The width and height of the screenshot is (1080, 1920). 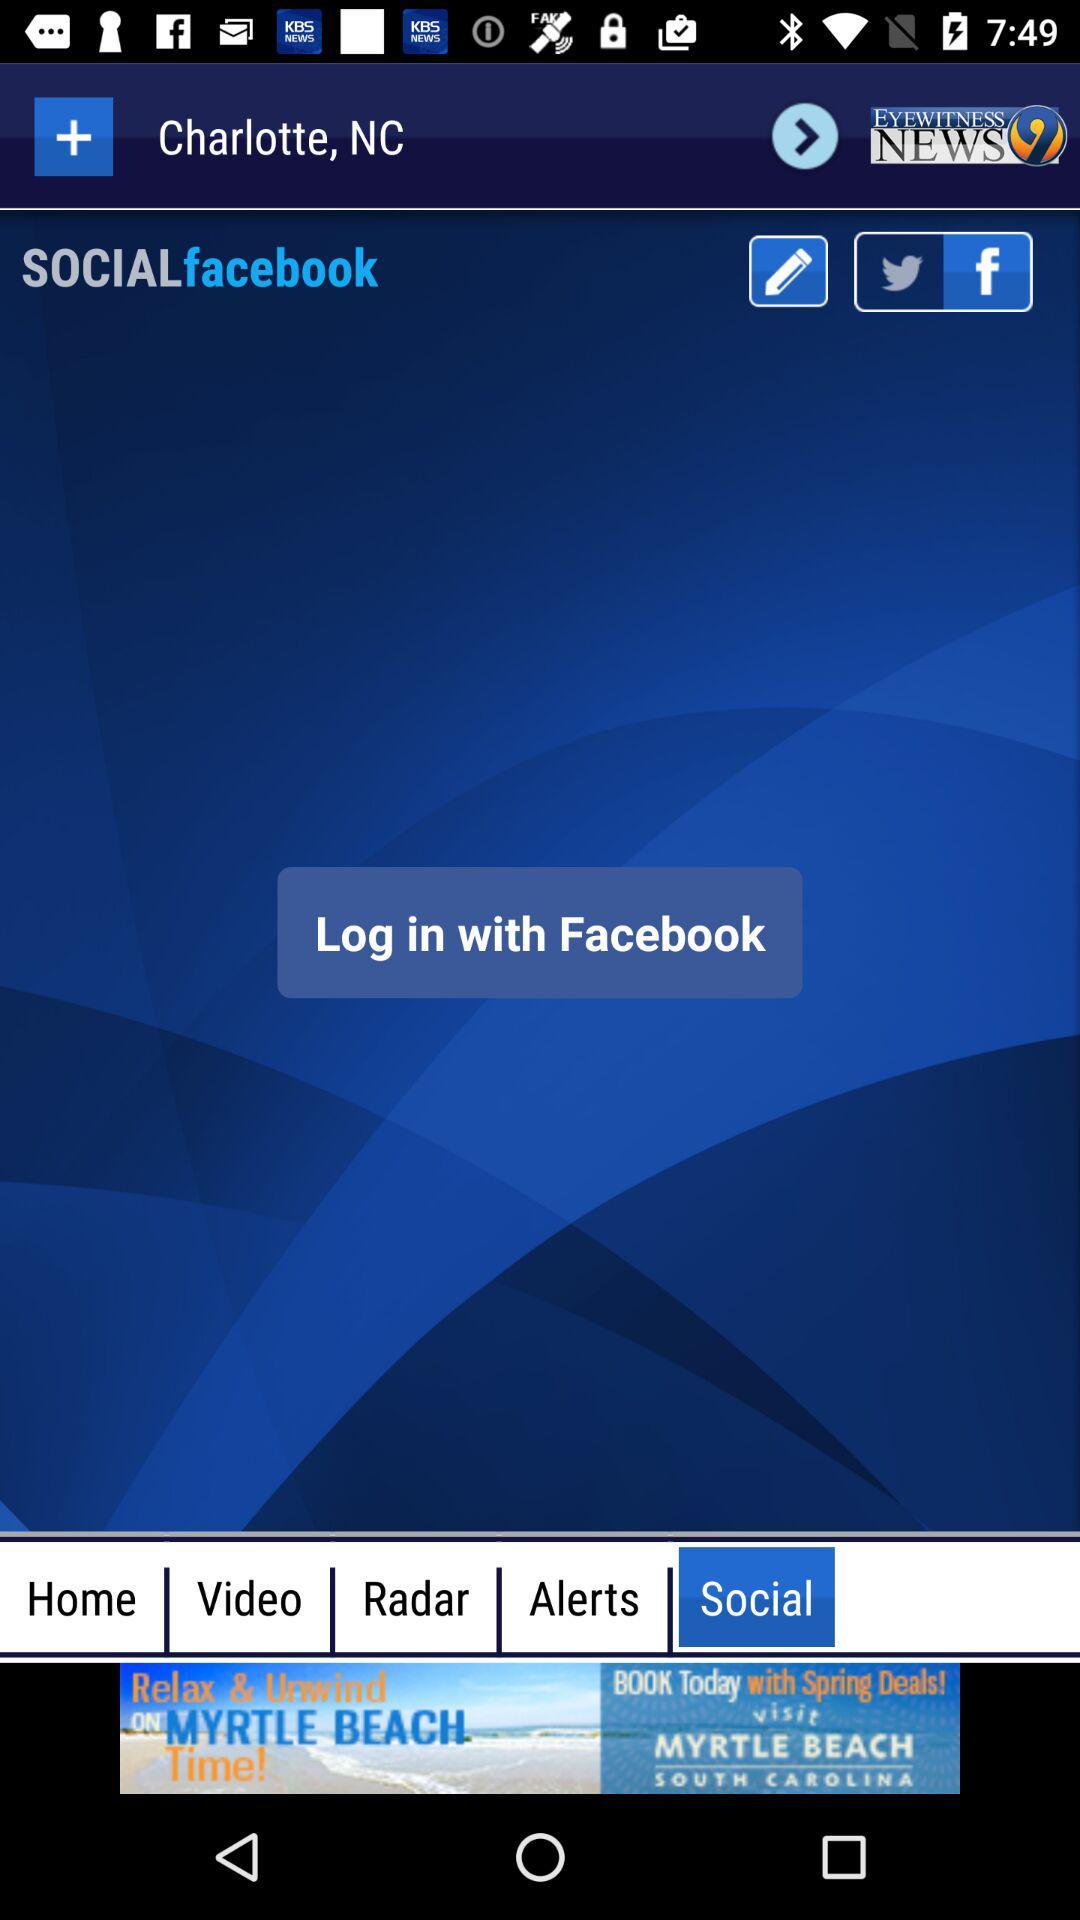 What do you see at coordinates (540, 931) in the screenshot?
I see `facebook login` at bounding box center [540, 931].